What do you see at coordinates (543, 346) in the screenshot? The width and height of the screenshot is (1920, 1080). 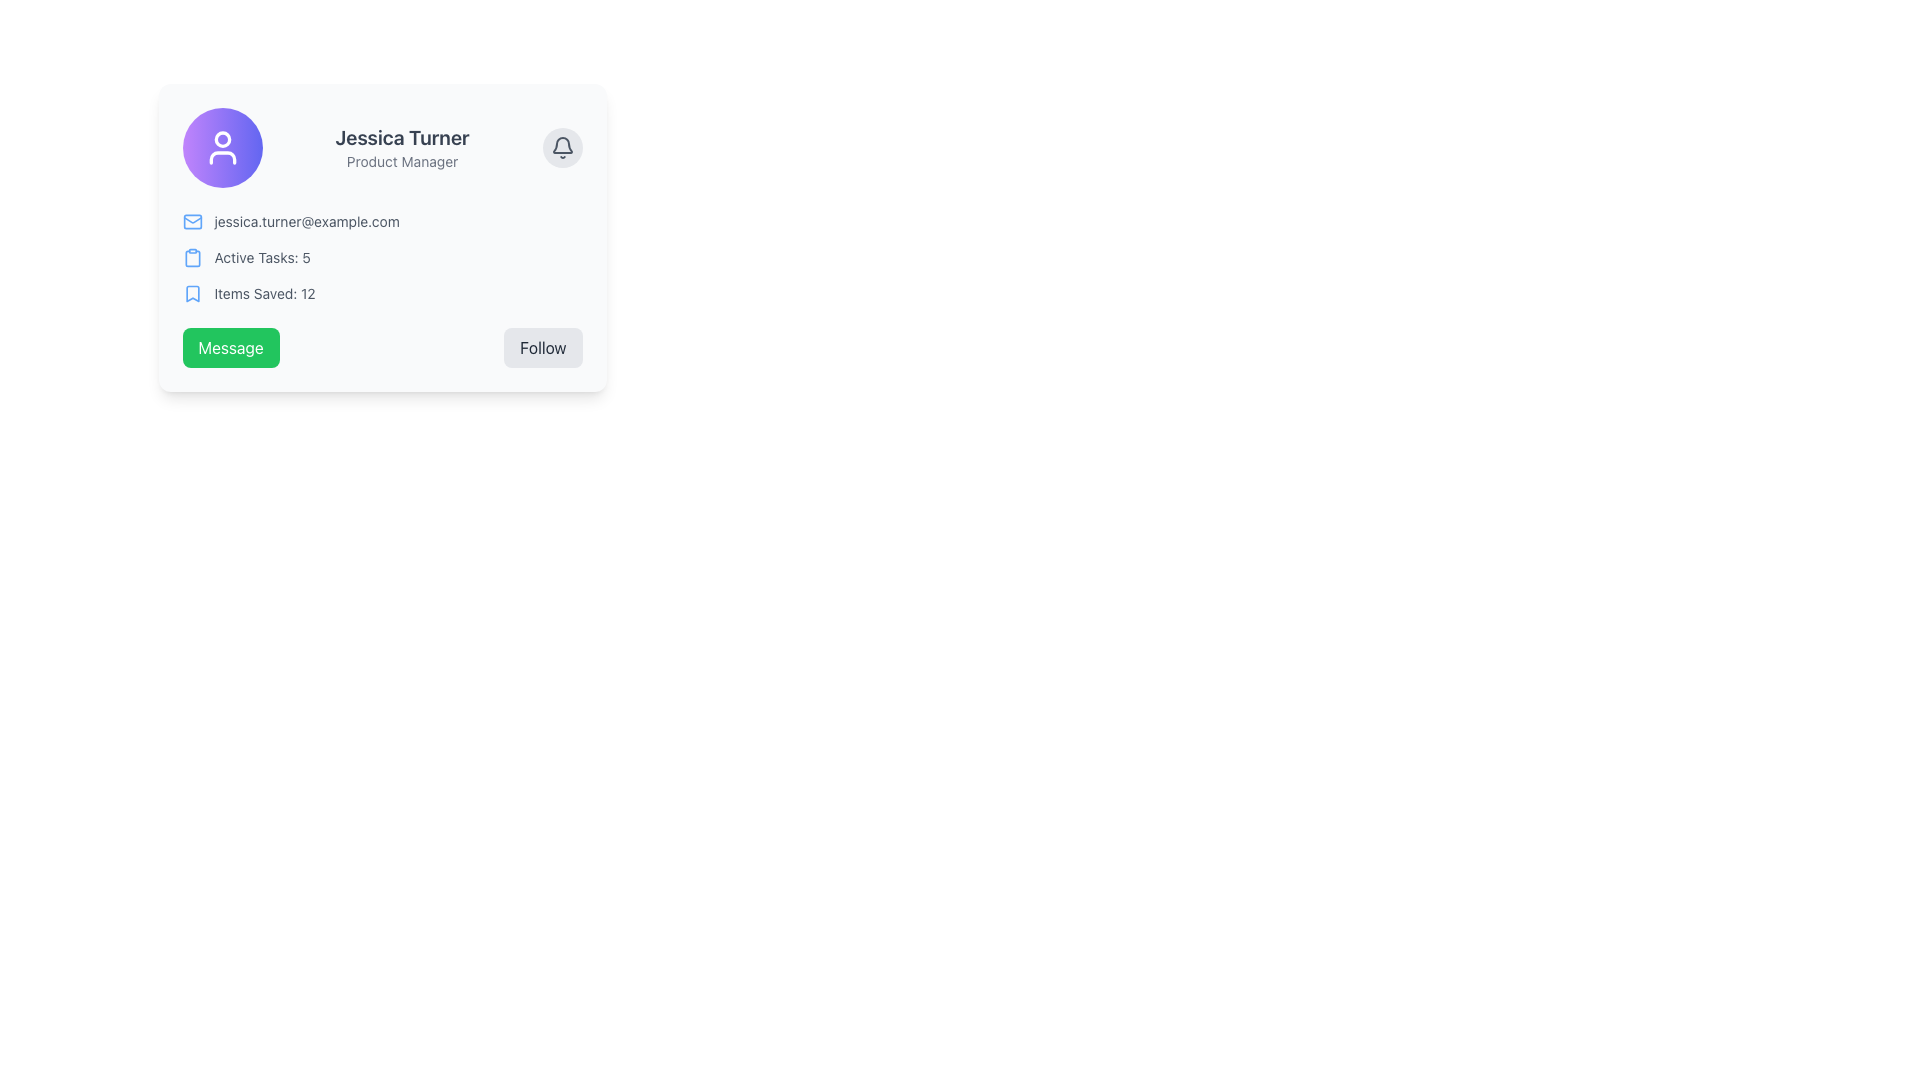 I see `the 'Follow' button, which is a rectangular button with rounded corners, light gray background, and black text, positioned to the right of the 'Message' button in a card layout` at bounding box center [543, 346].